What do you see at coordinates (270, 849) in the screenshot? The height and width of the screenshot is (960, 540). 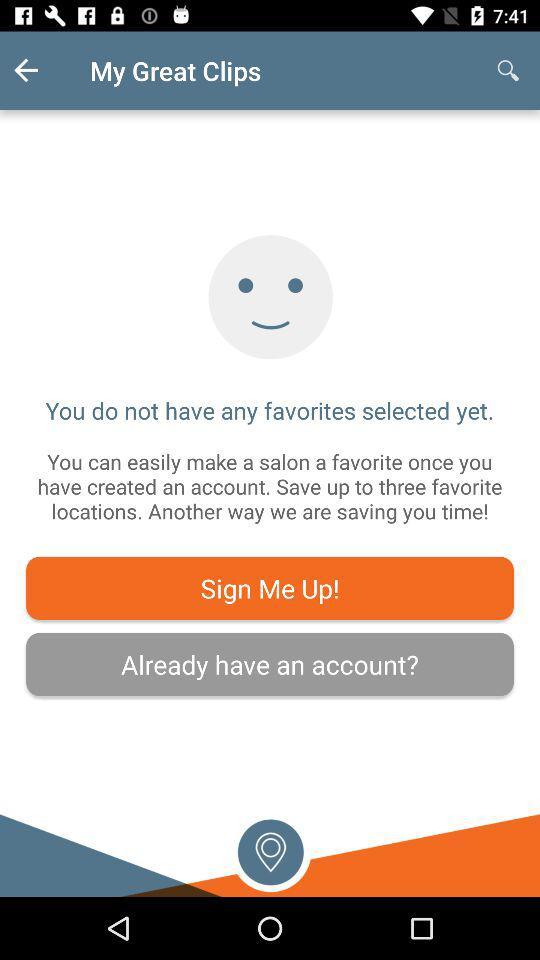 I see `get current location` at bounding box center [270, 849].